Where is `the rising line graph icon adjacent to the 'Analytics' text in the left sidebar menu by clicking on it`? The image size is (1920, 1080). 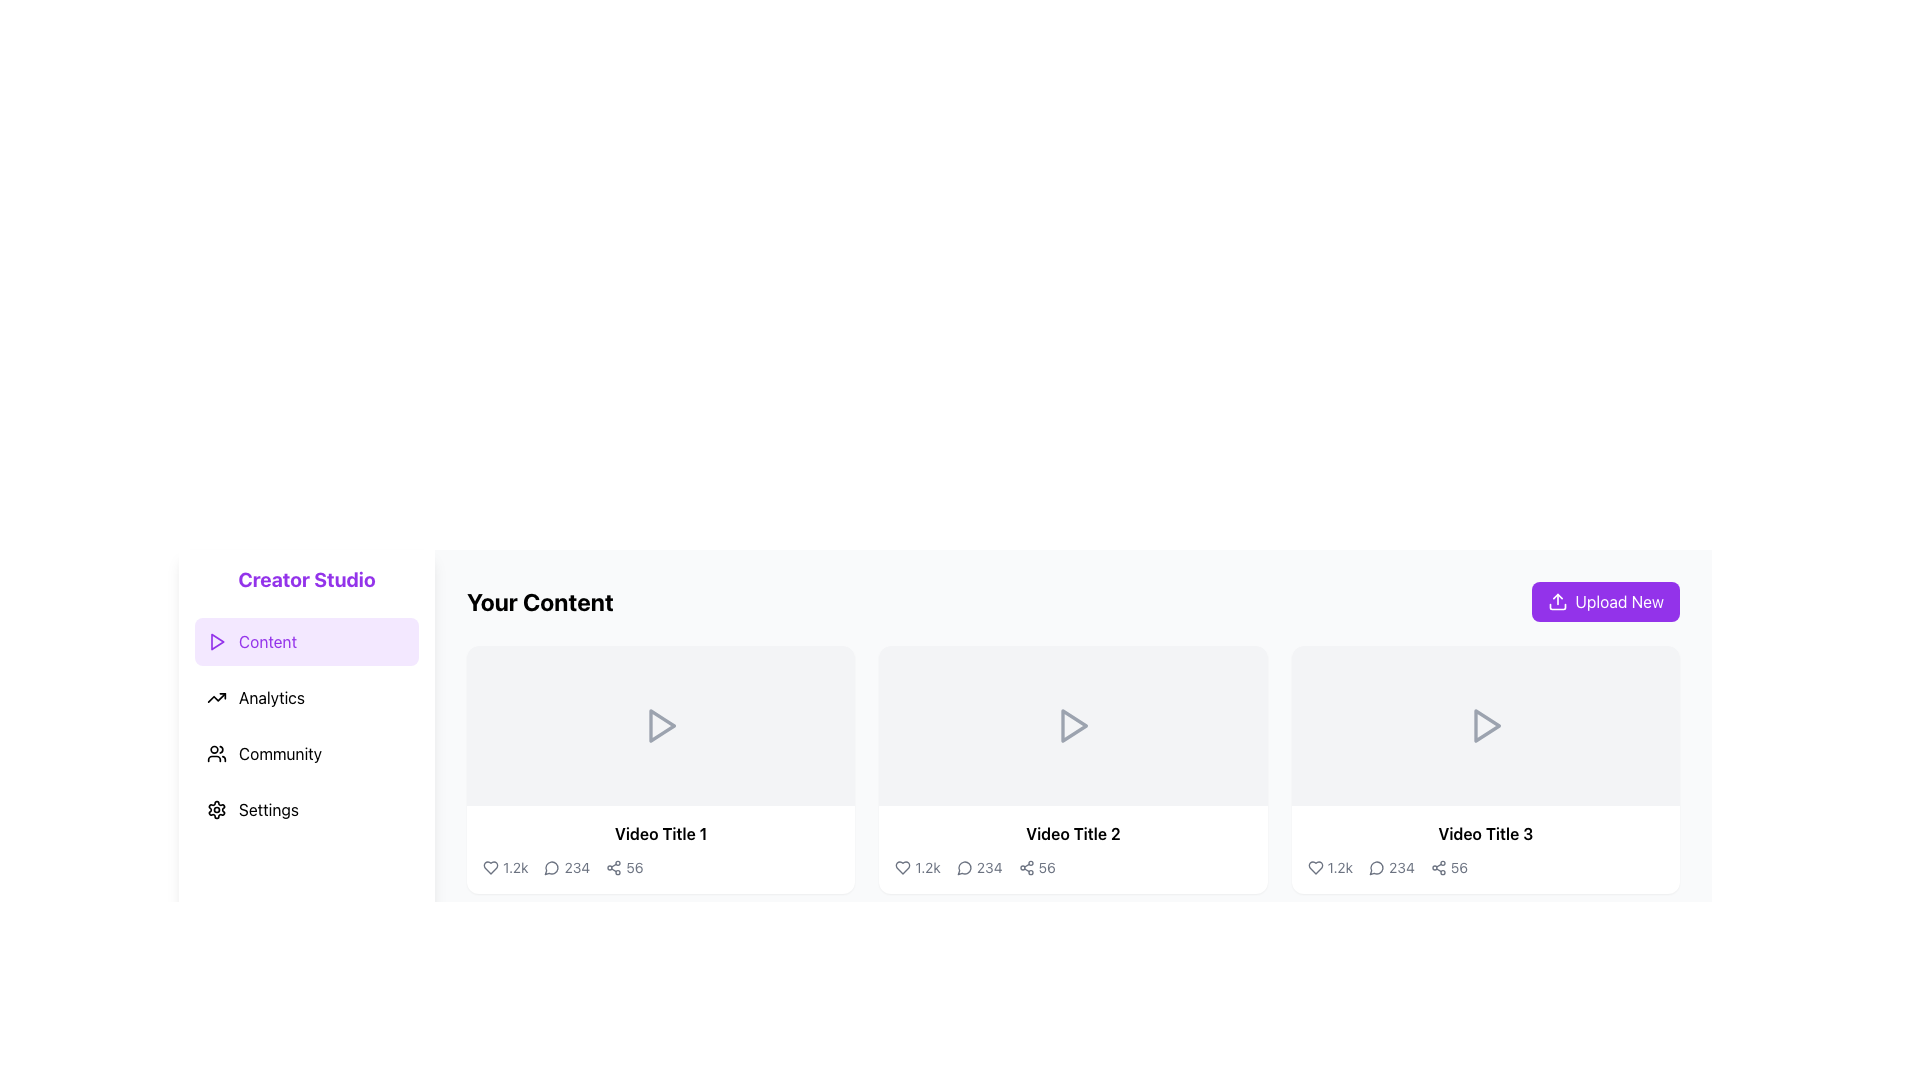 the rising line graph icon adjacent to the 'Analytics' text in the left sidebar menu by clicking on it is located at coordinates (216, 697).